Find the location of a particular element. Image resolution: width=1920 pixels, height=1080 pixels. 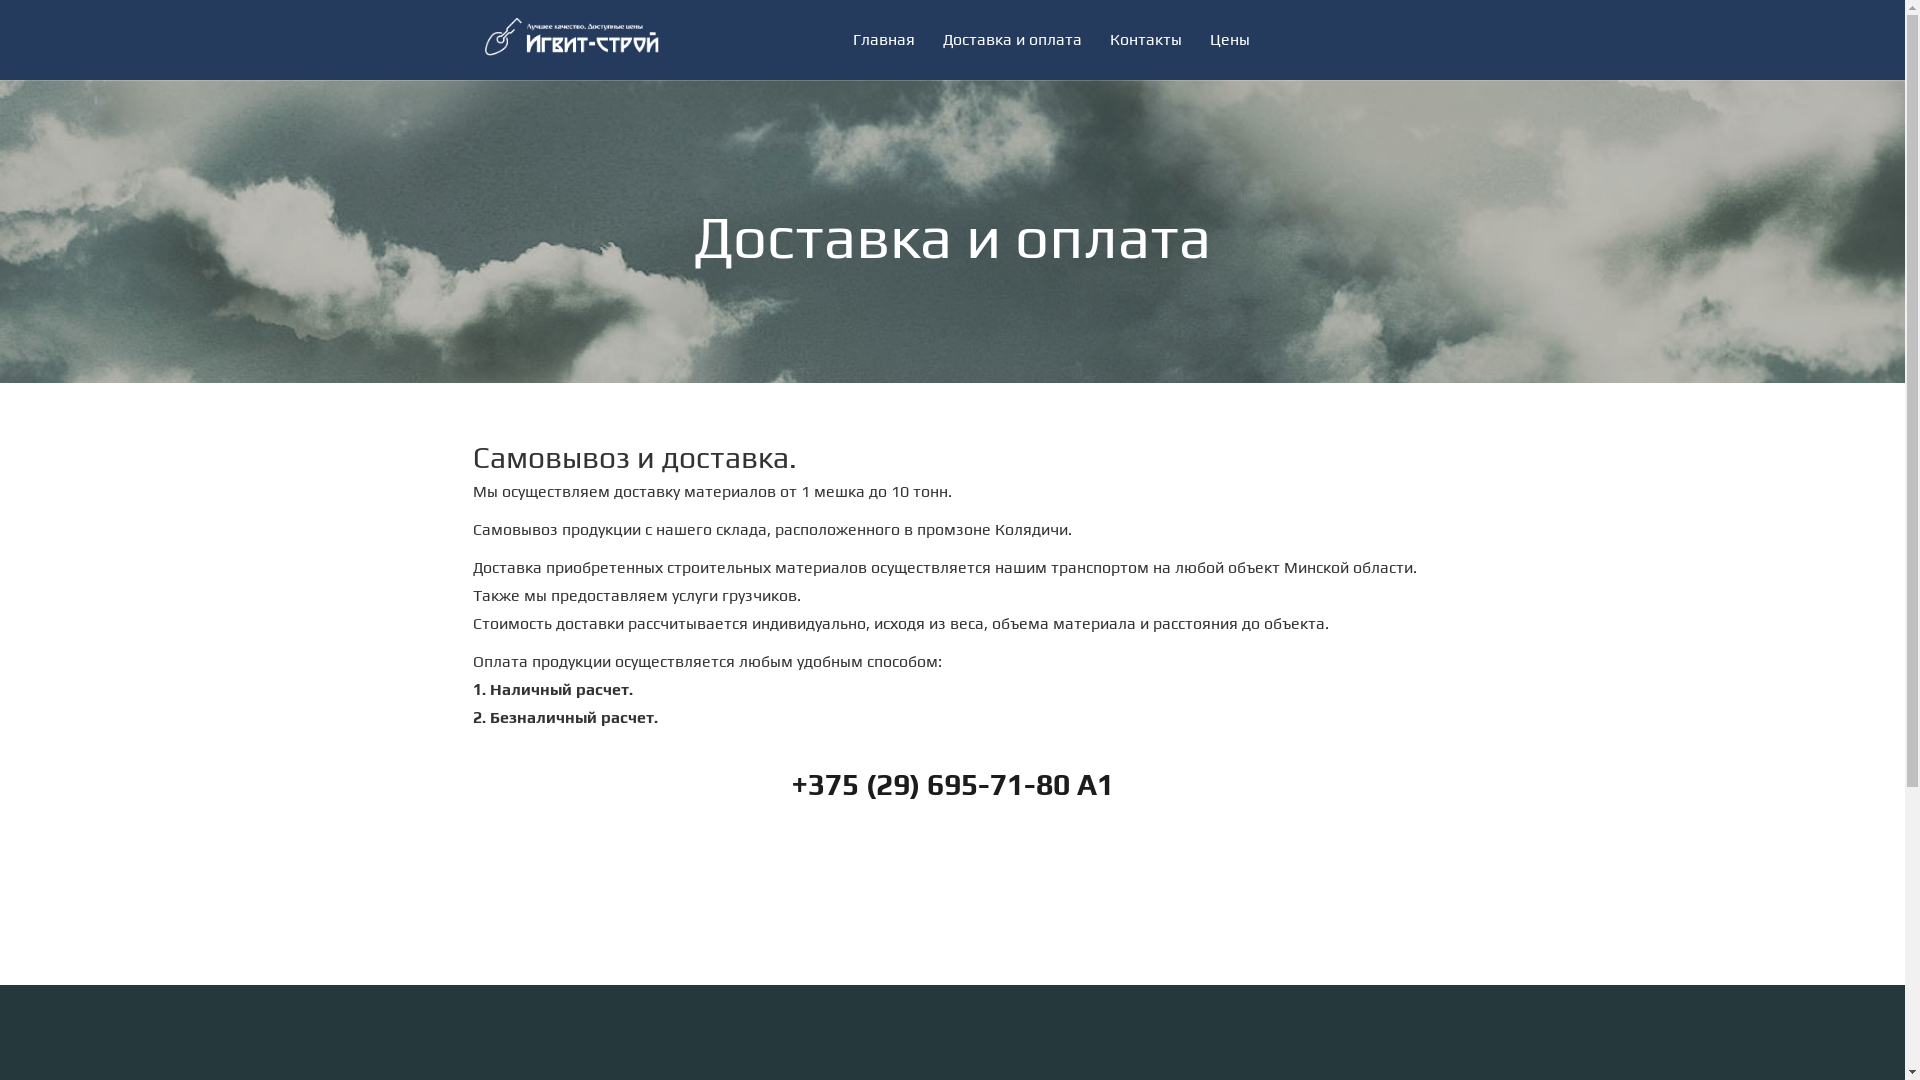

'+375 (29) 695-71-80' is located at coordinates (929, 783).